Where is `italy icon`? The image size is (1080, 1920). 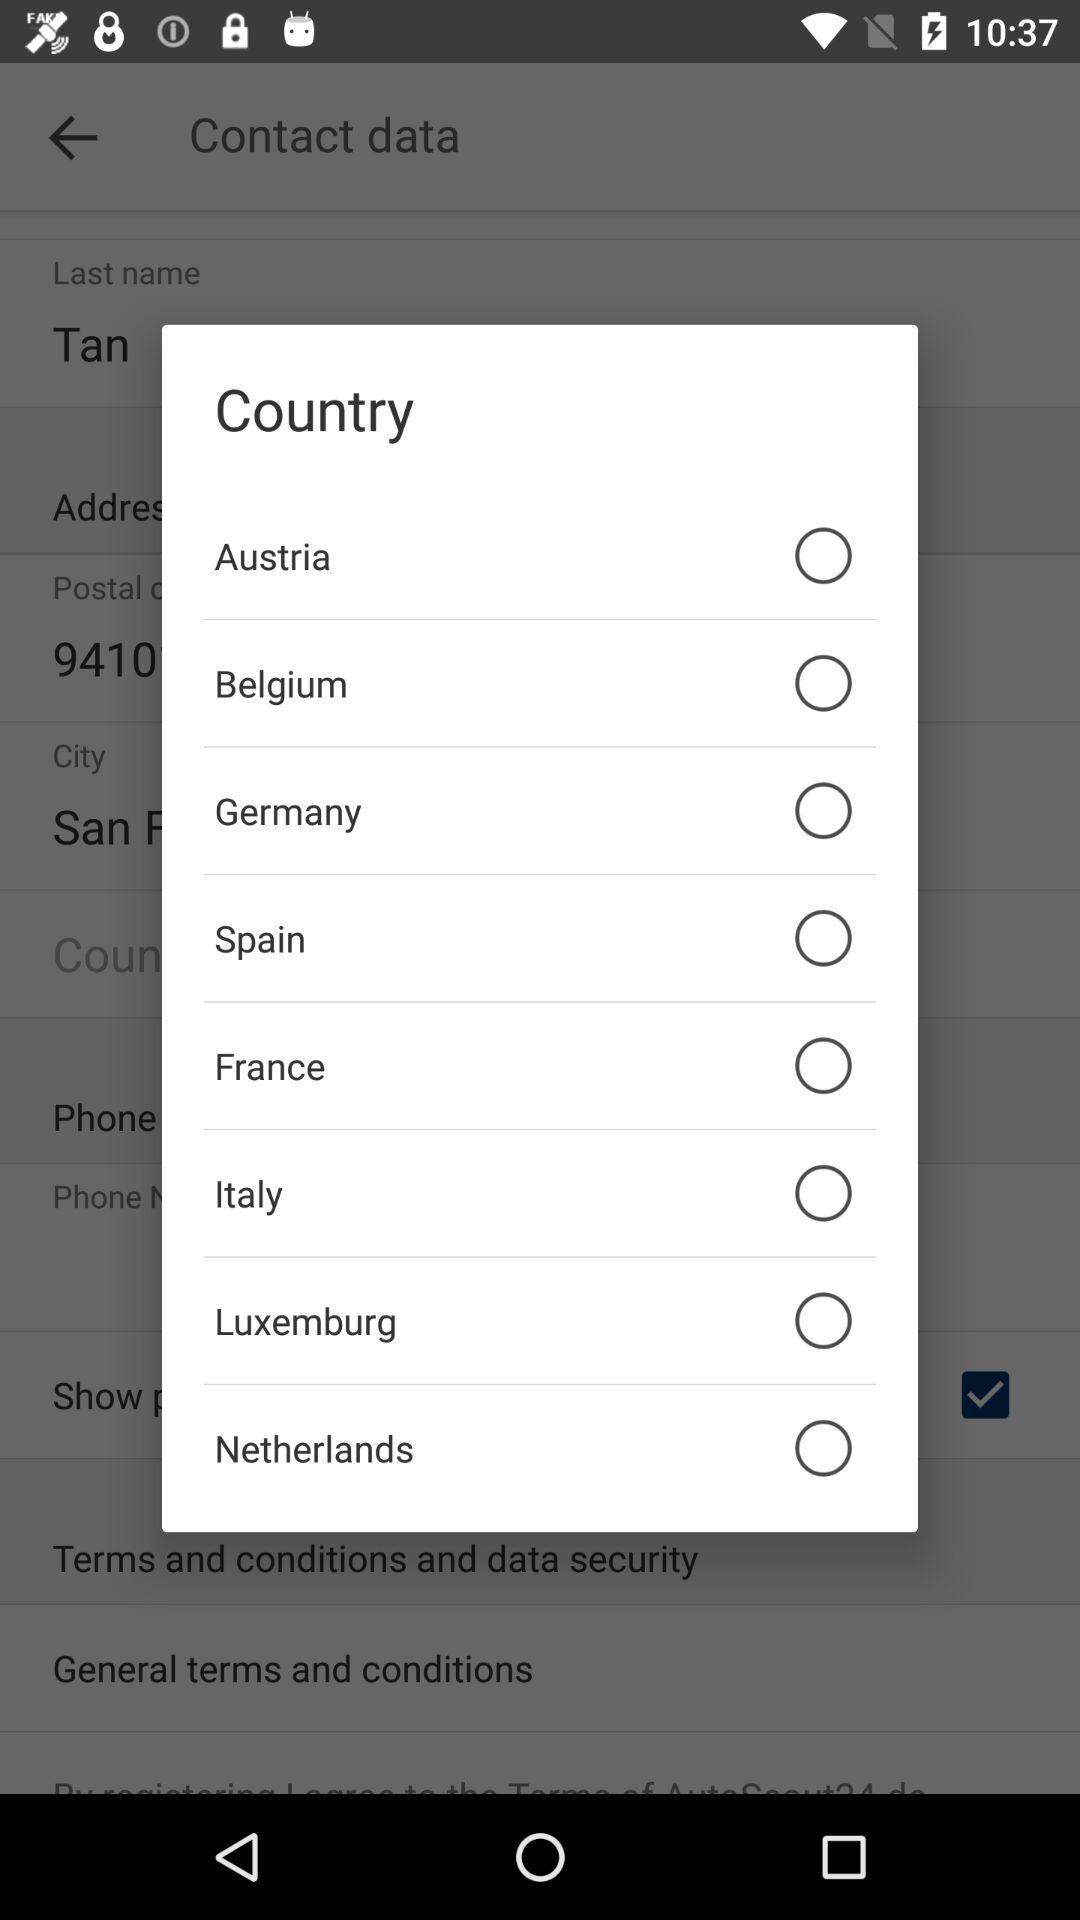
italy icon is located at coordinates (540, 1193).